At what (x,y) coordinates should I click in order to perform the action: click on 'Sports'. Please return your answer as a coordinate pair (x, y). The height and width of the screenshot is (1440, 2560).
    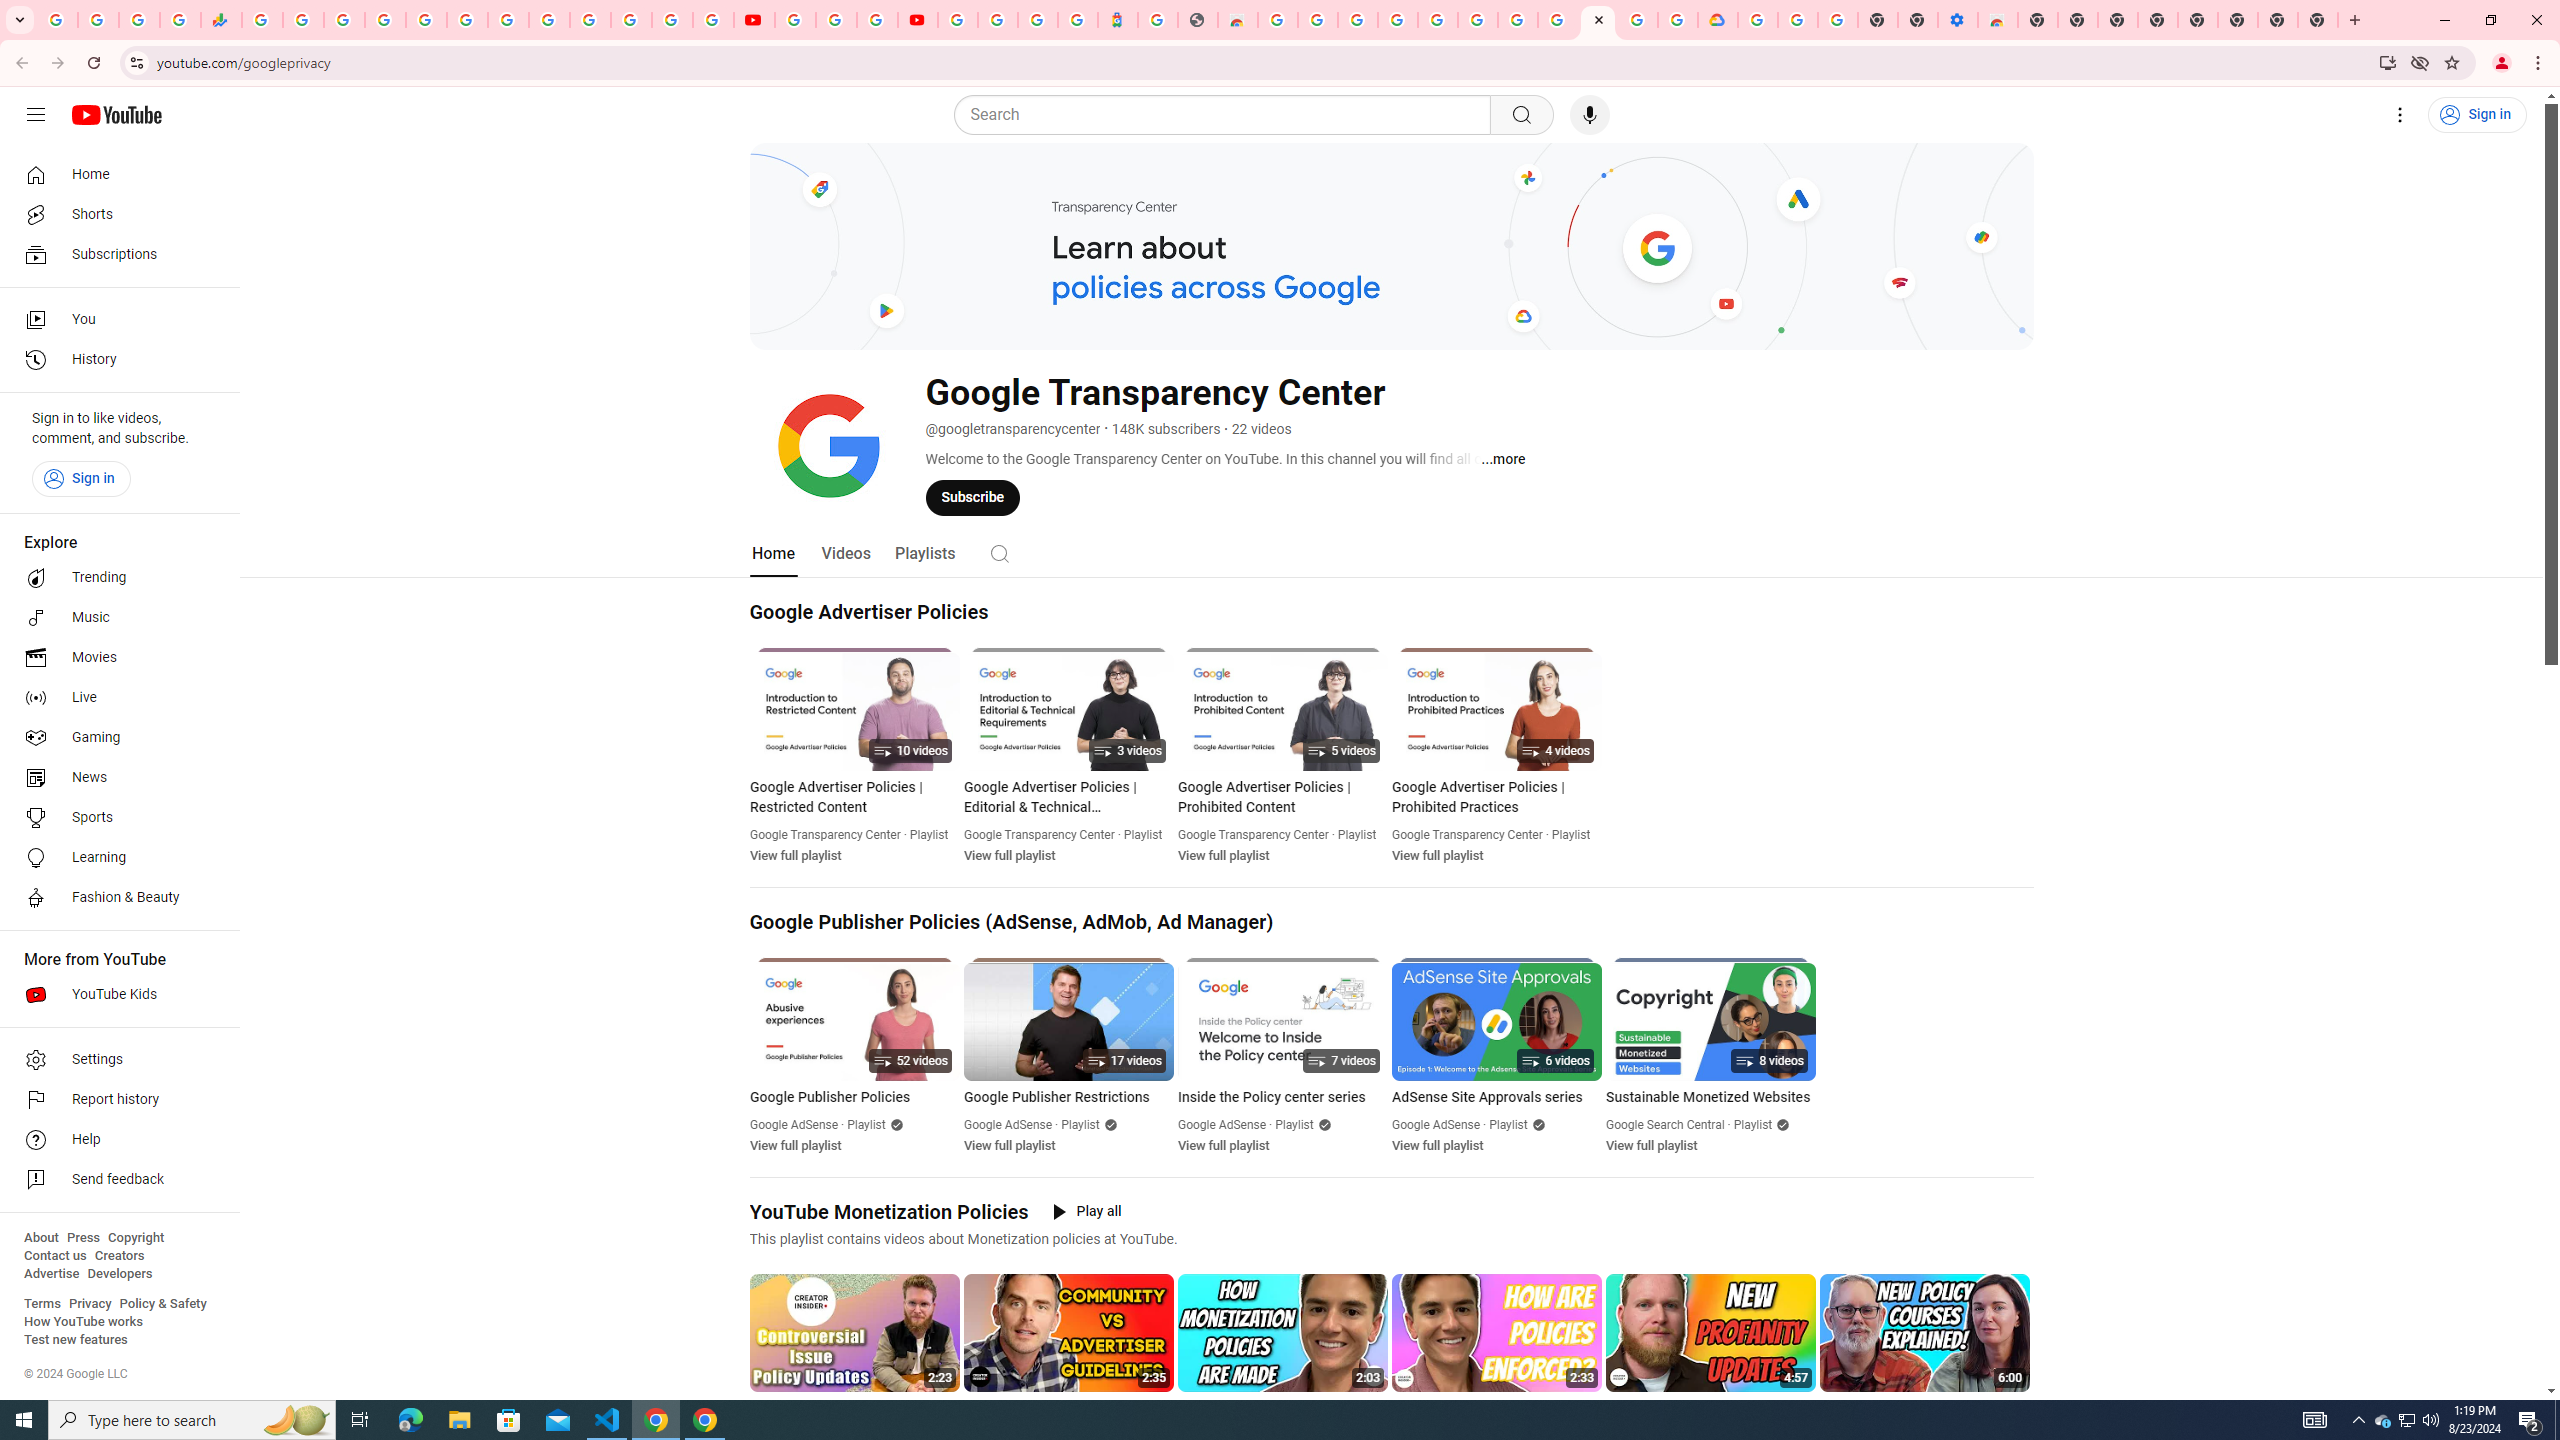
    Looking at the image, I should click on (113, 816).